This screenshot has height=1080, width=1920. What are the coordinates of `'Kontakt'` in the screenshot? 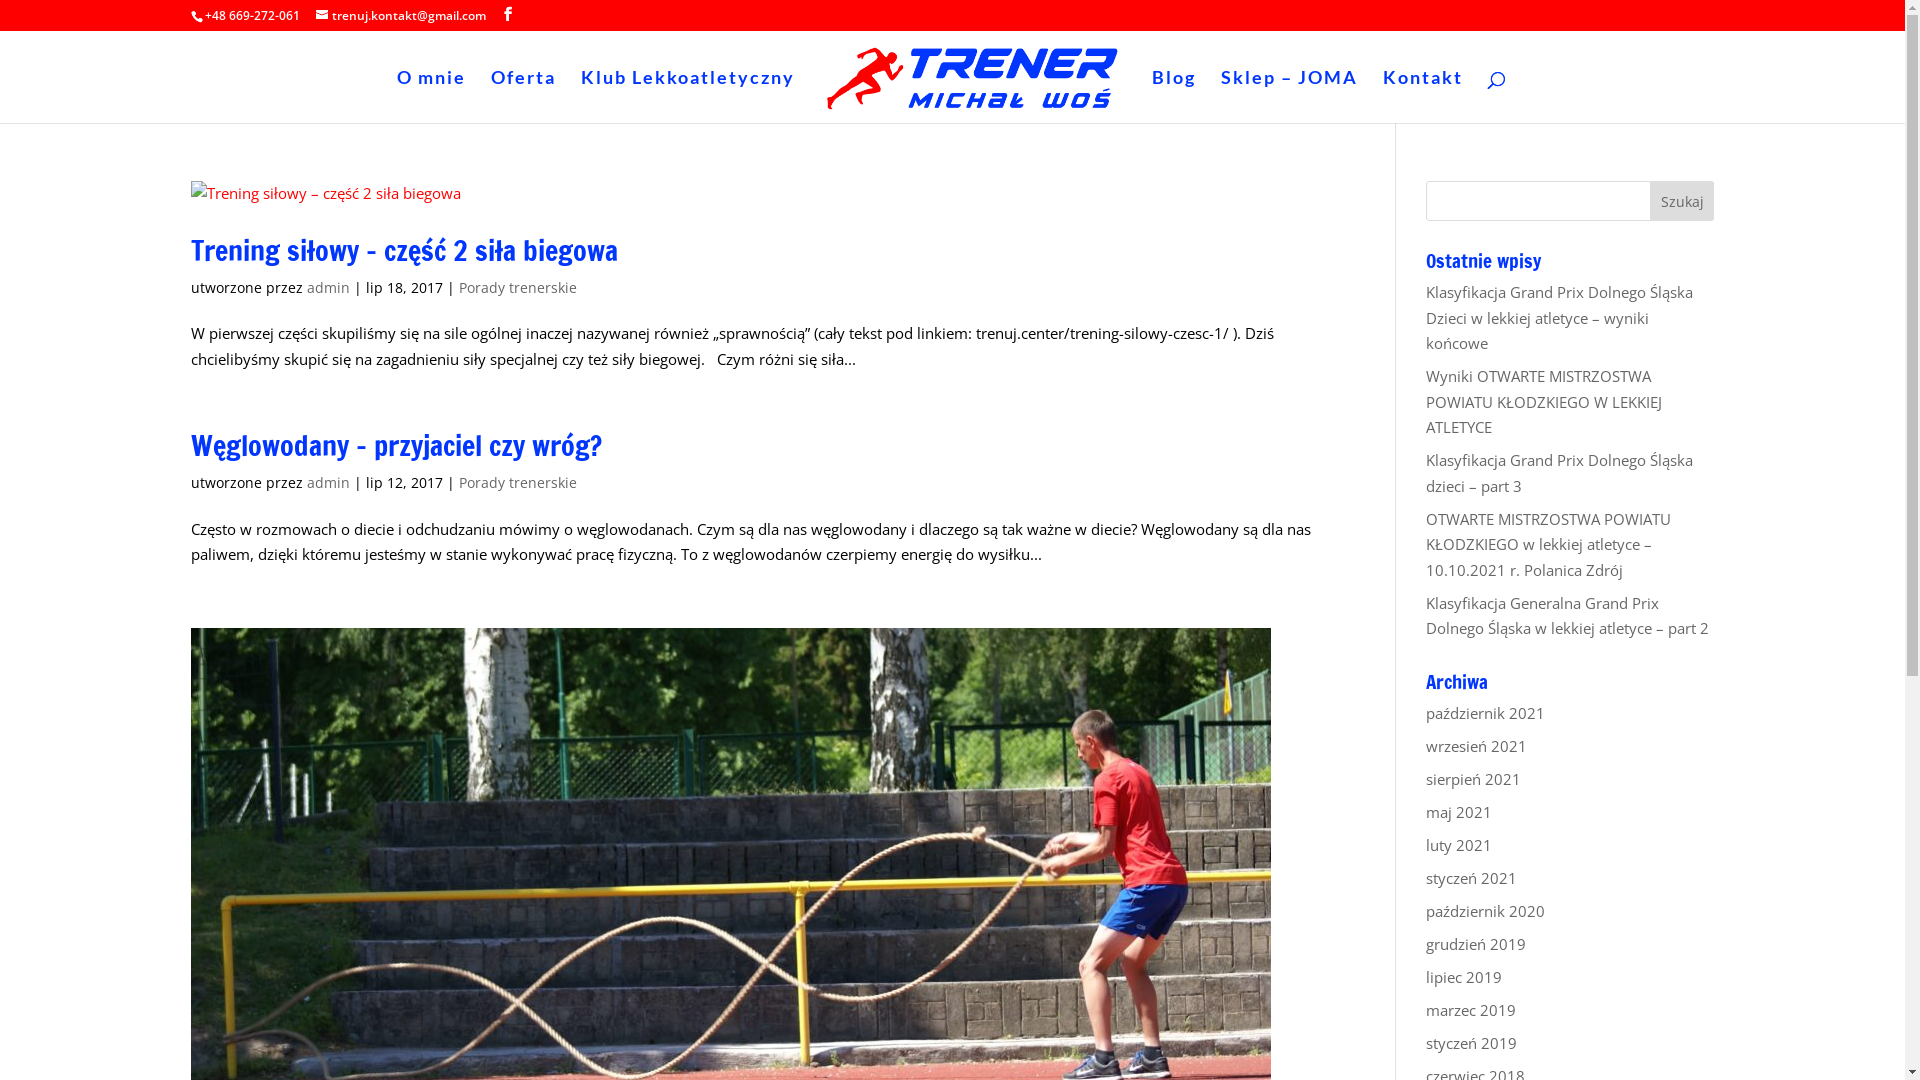 It's located at (1421, 96).